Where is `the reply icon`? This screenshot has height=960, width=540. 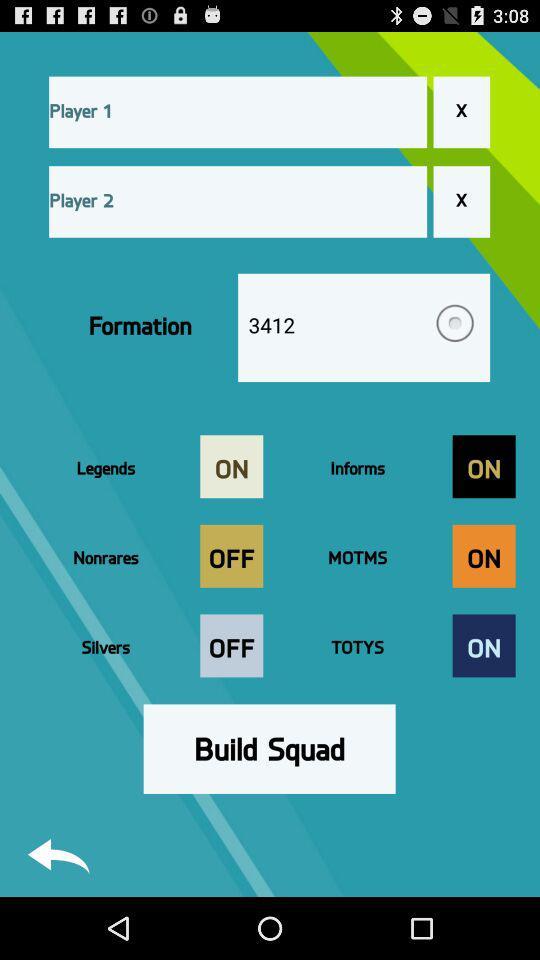
the reply icon is located at coordinates (58, 916).